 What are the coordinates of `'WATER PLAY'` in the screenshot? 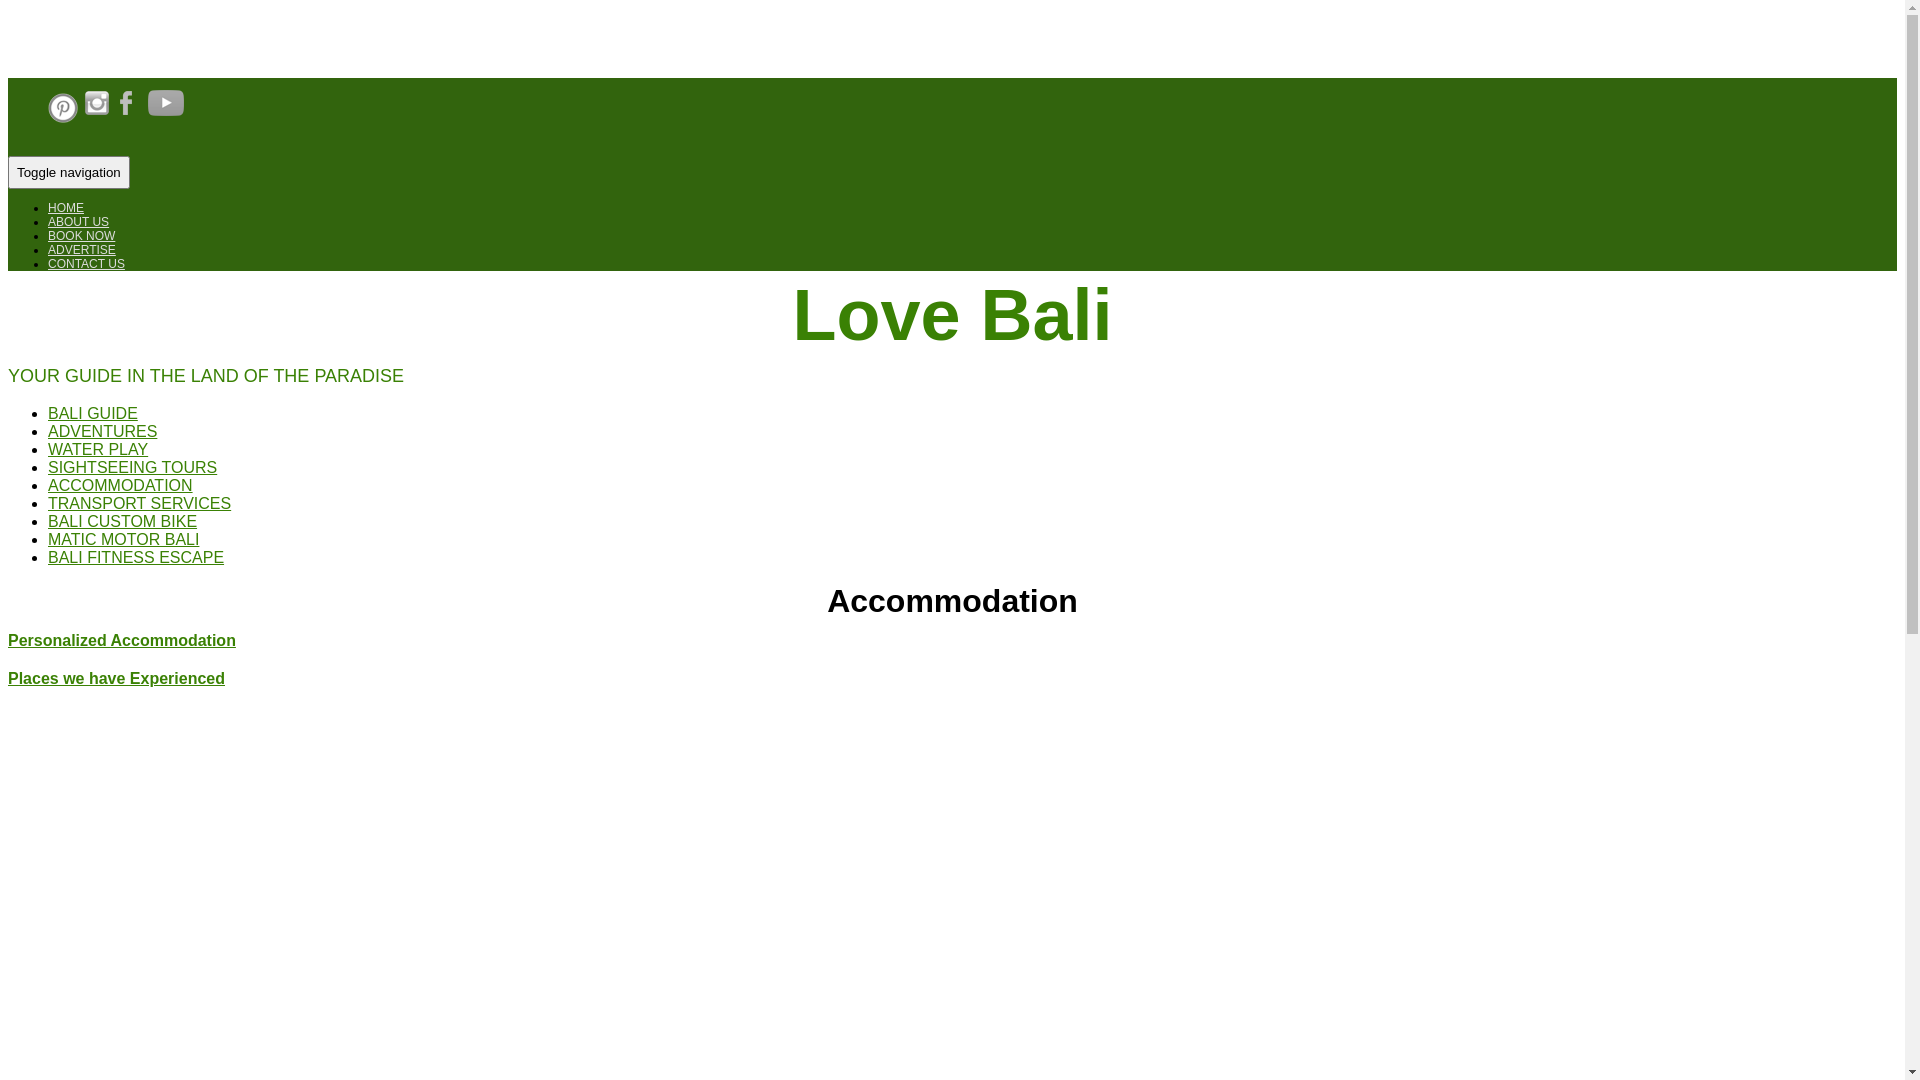 It's located at (48, 448).